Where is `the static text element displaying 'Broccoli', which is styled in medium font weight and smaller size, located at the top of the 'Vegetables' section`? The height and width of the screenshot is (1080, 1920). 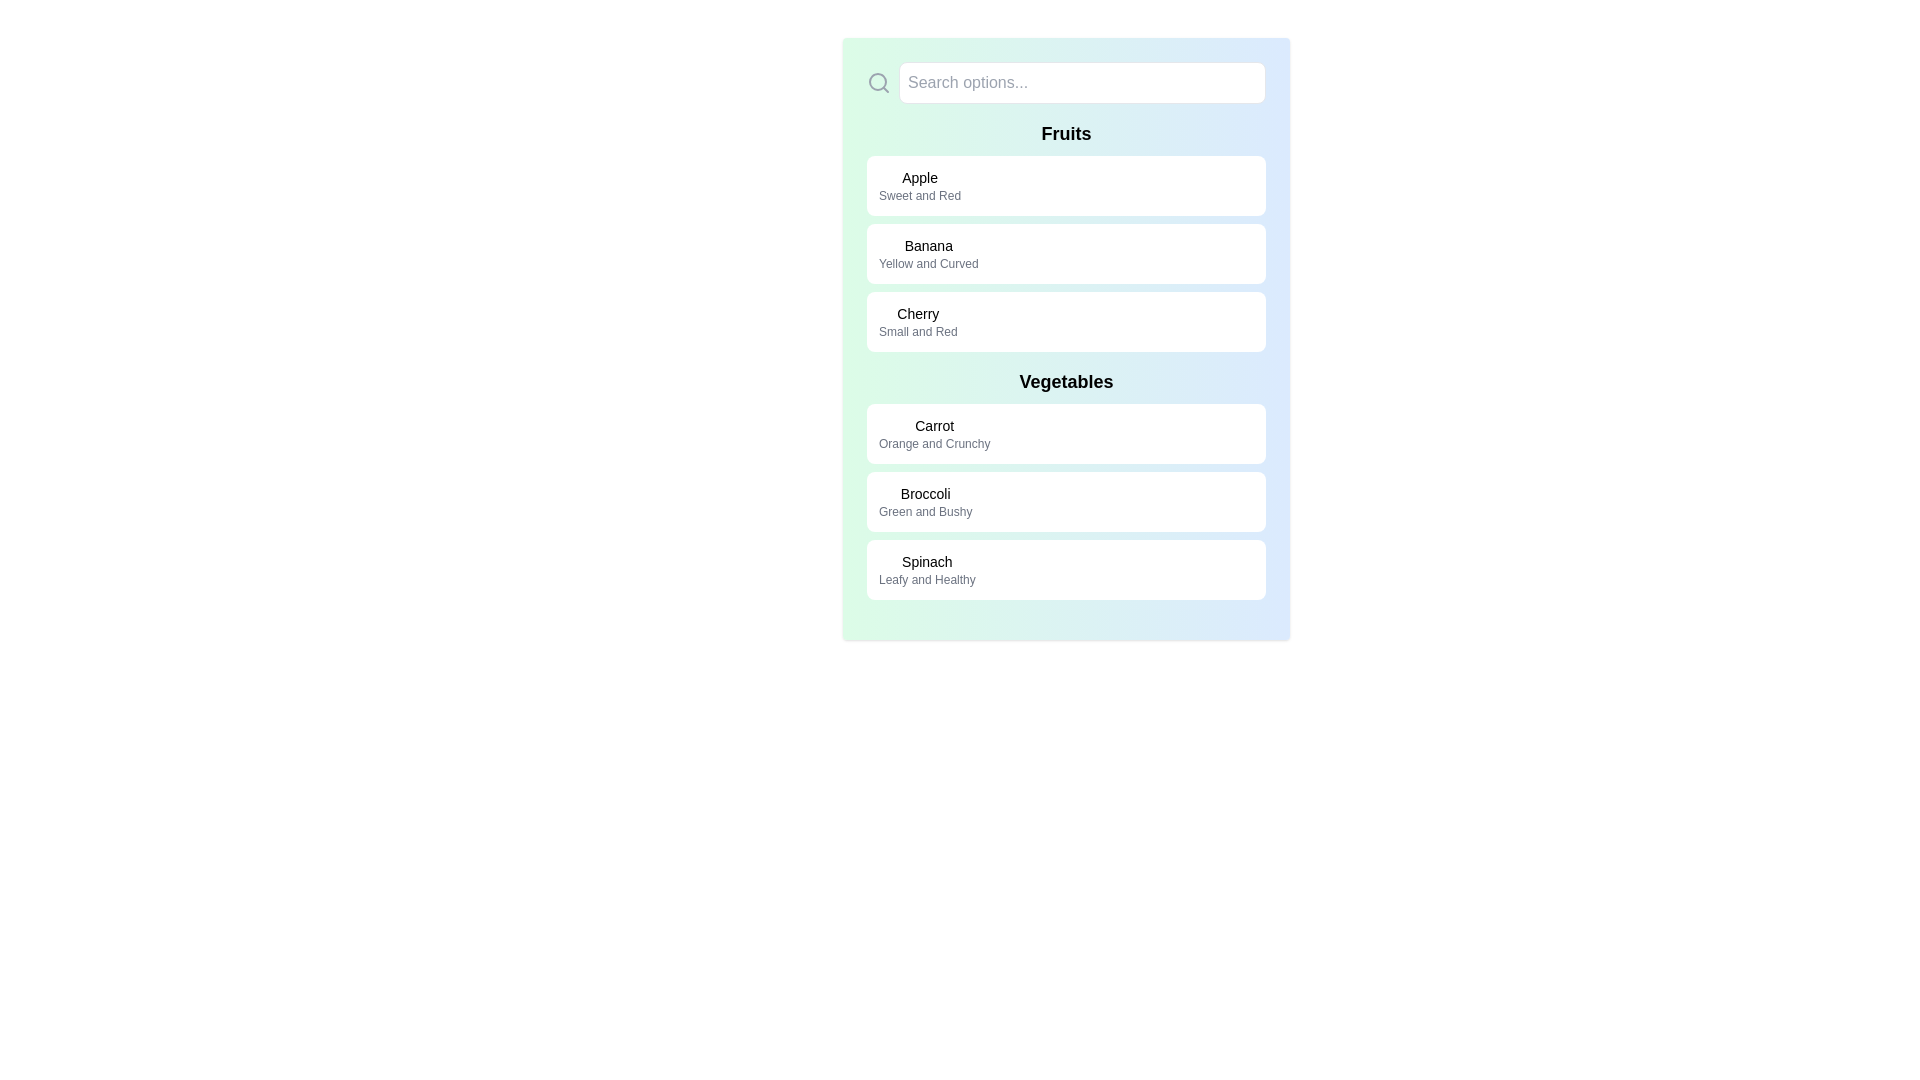
the static text element displaying 'Broccoli', which is styled in medium font weight and smaller size, located at the top of the 'Vegetables' section is located at coordinates (924, 493).